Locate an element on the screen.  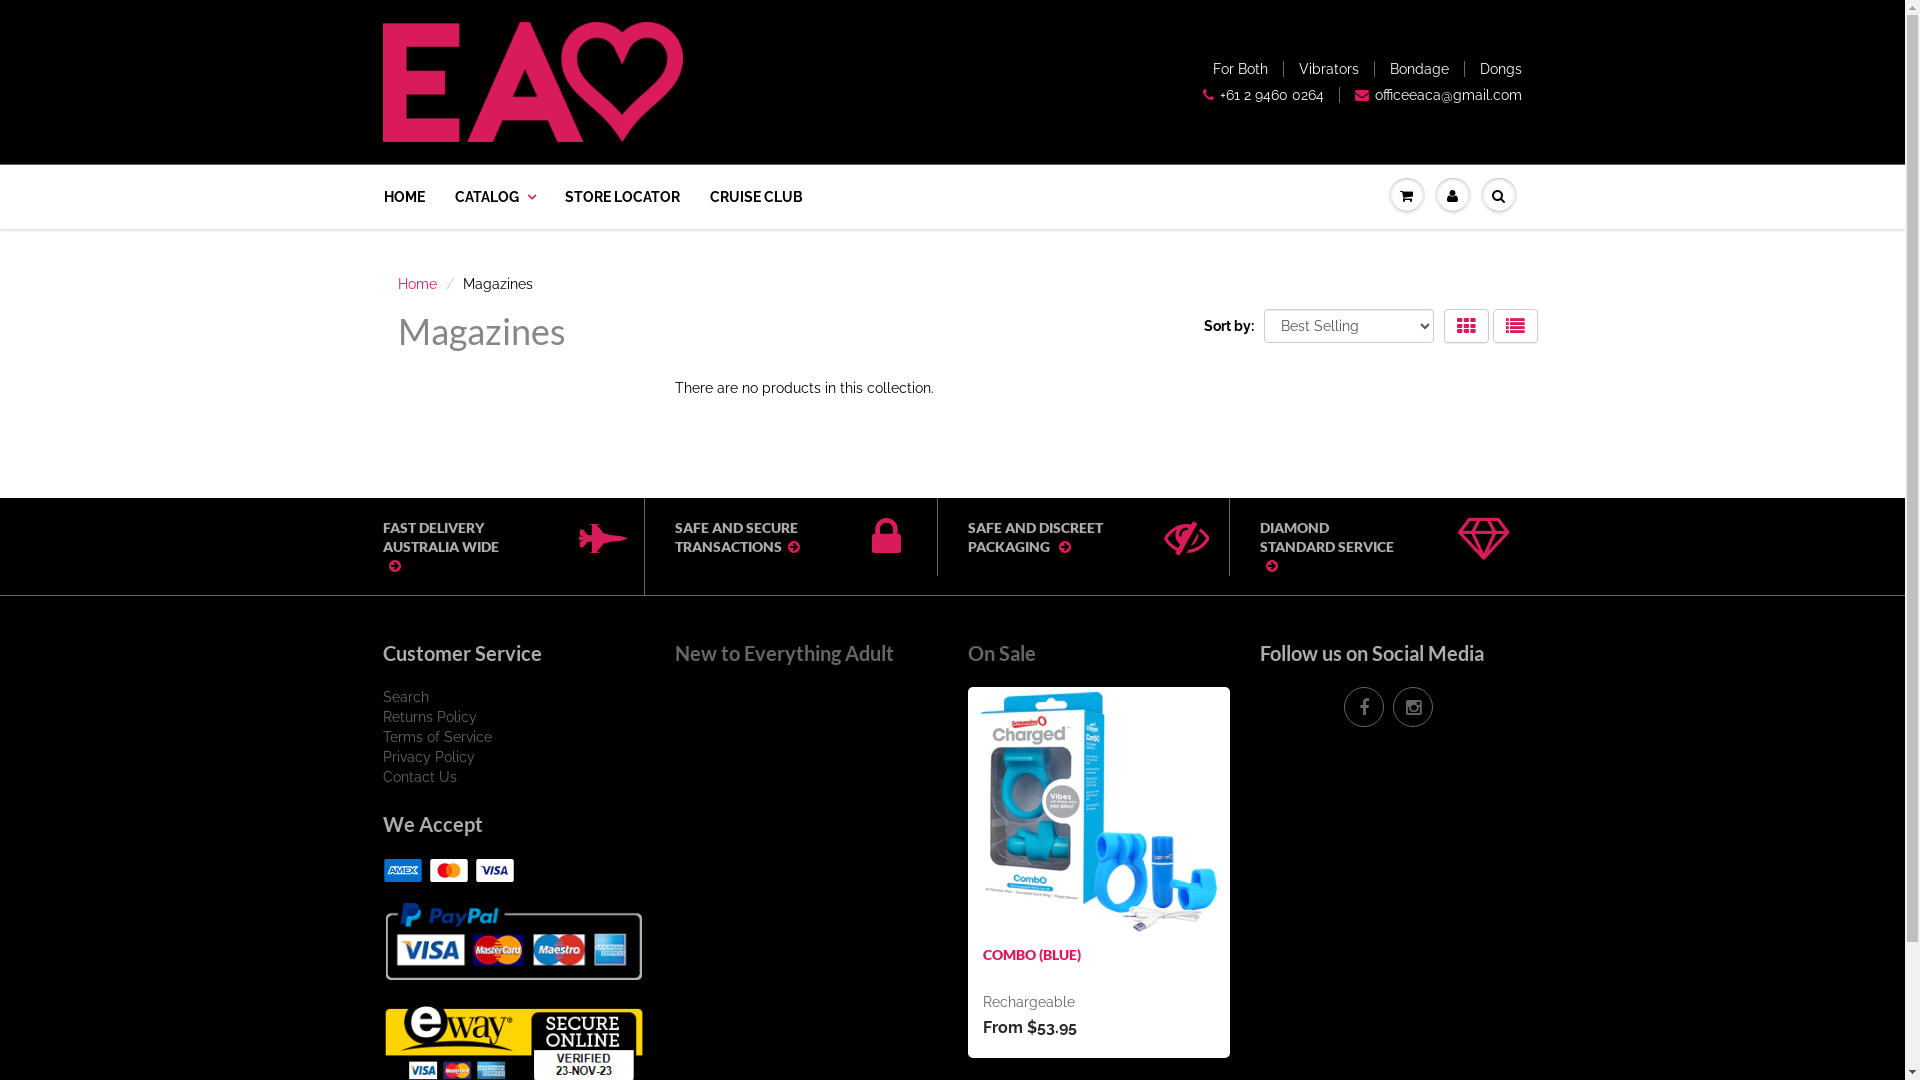
'SAFE AND SECURE TRANSACTIONS' is located at coordinates (775, 535).